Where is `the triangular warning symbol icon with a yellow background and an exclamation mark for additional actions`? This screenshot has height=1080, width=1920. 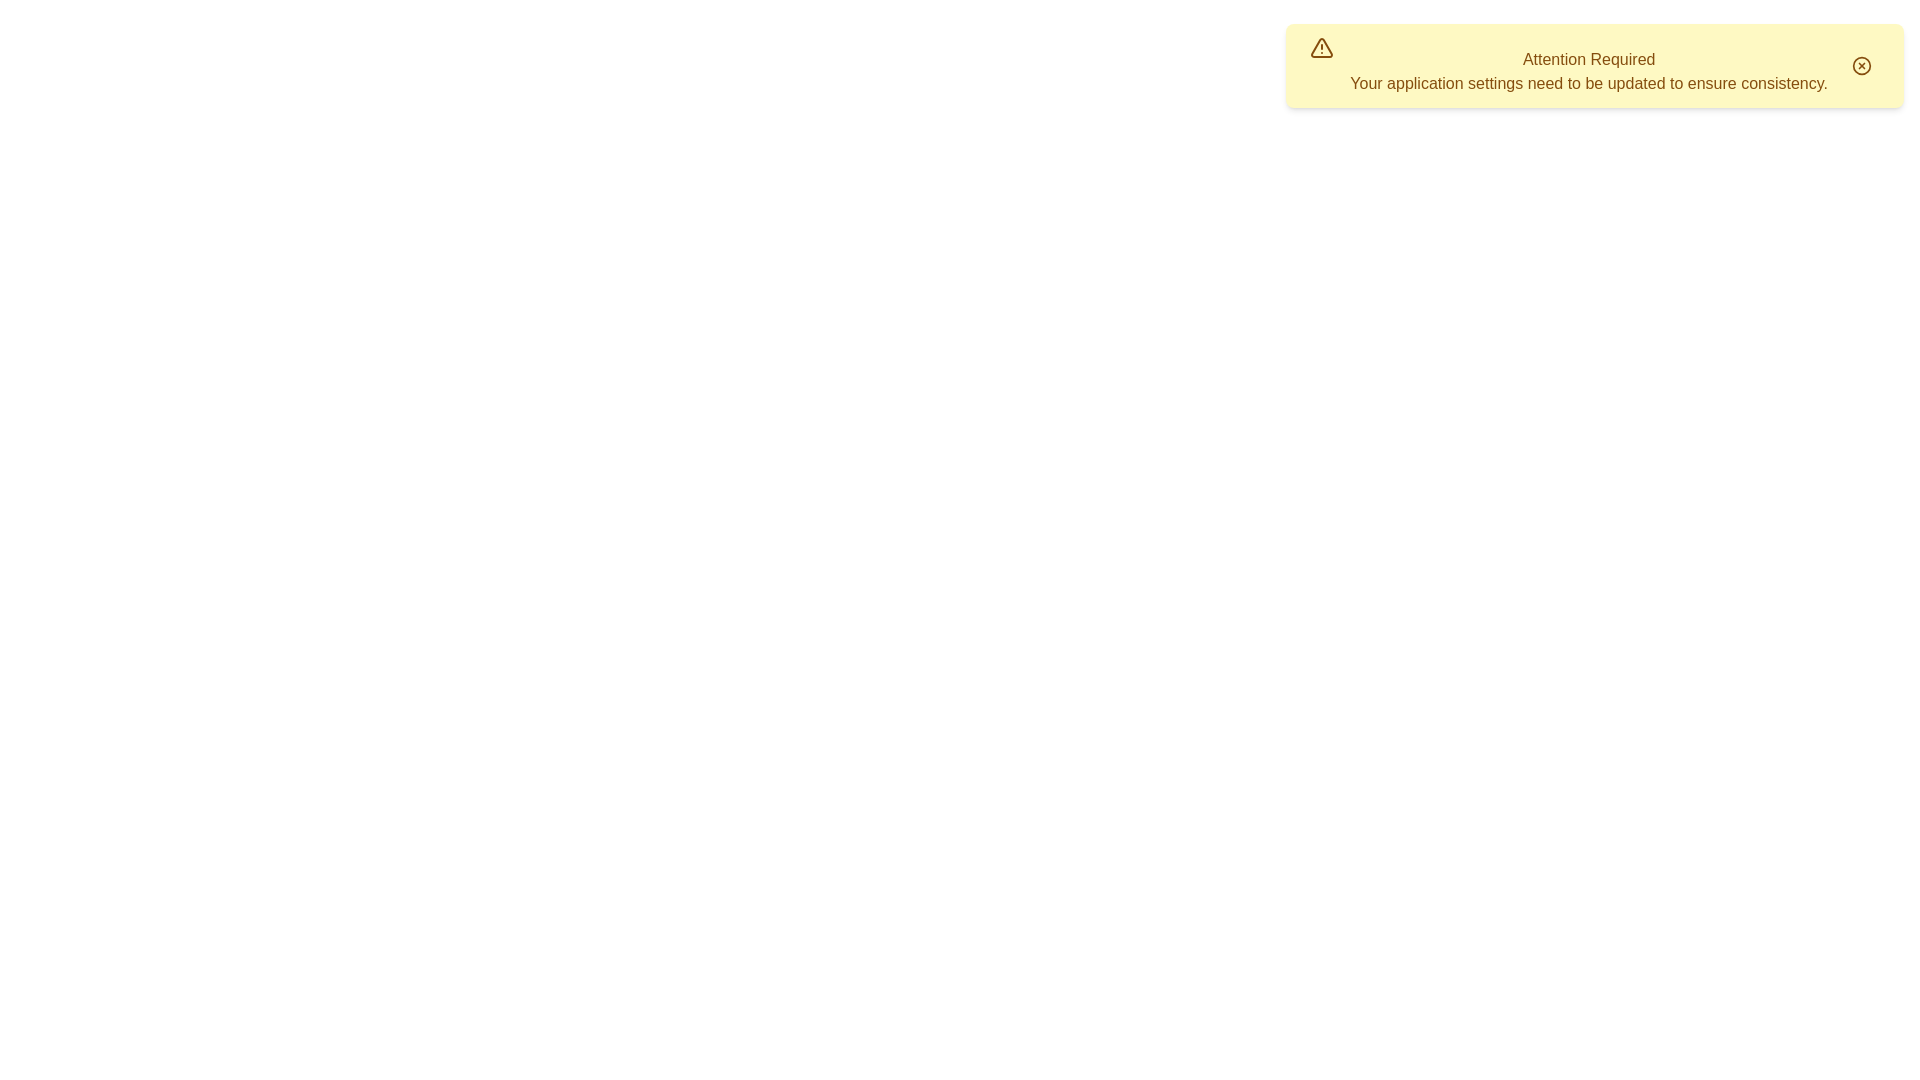 the triangular warning symbol icon with a yellow background and an exclamation mark for additional actions is located at coordinates (1322, 46).